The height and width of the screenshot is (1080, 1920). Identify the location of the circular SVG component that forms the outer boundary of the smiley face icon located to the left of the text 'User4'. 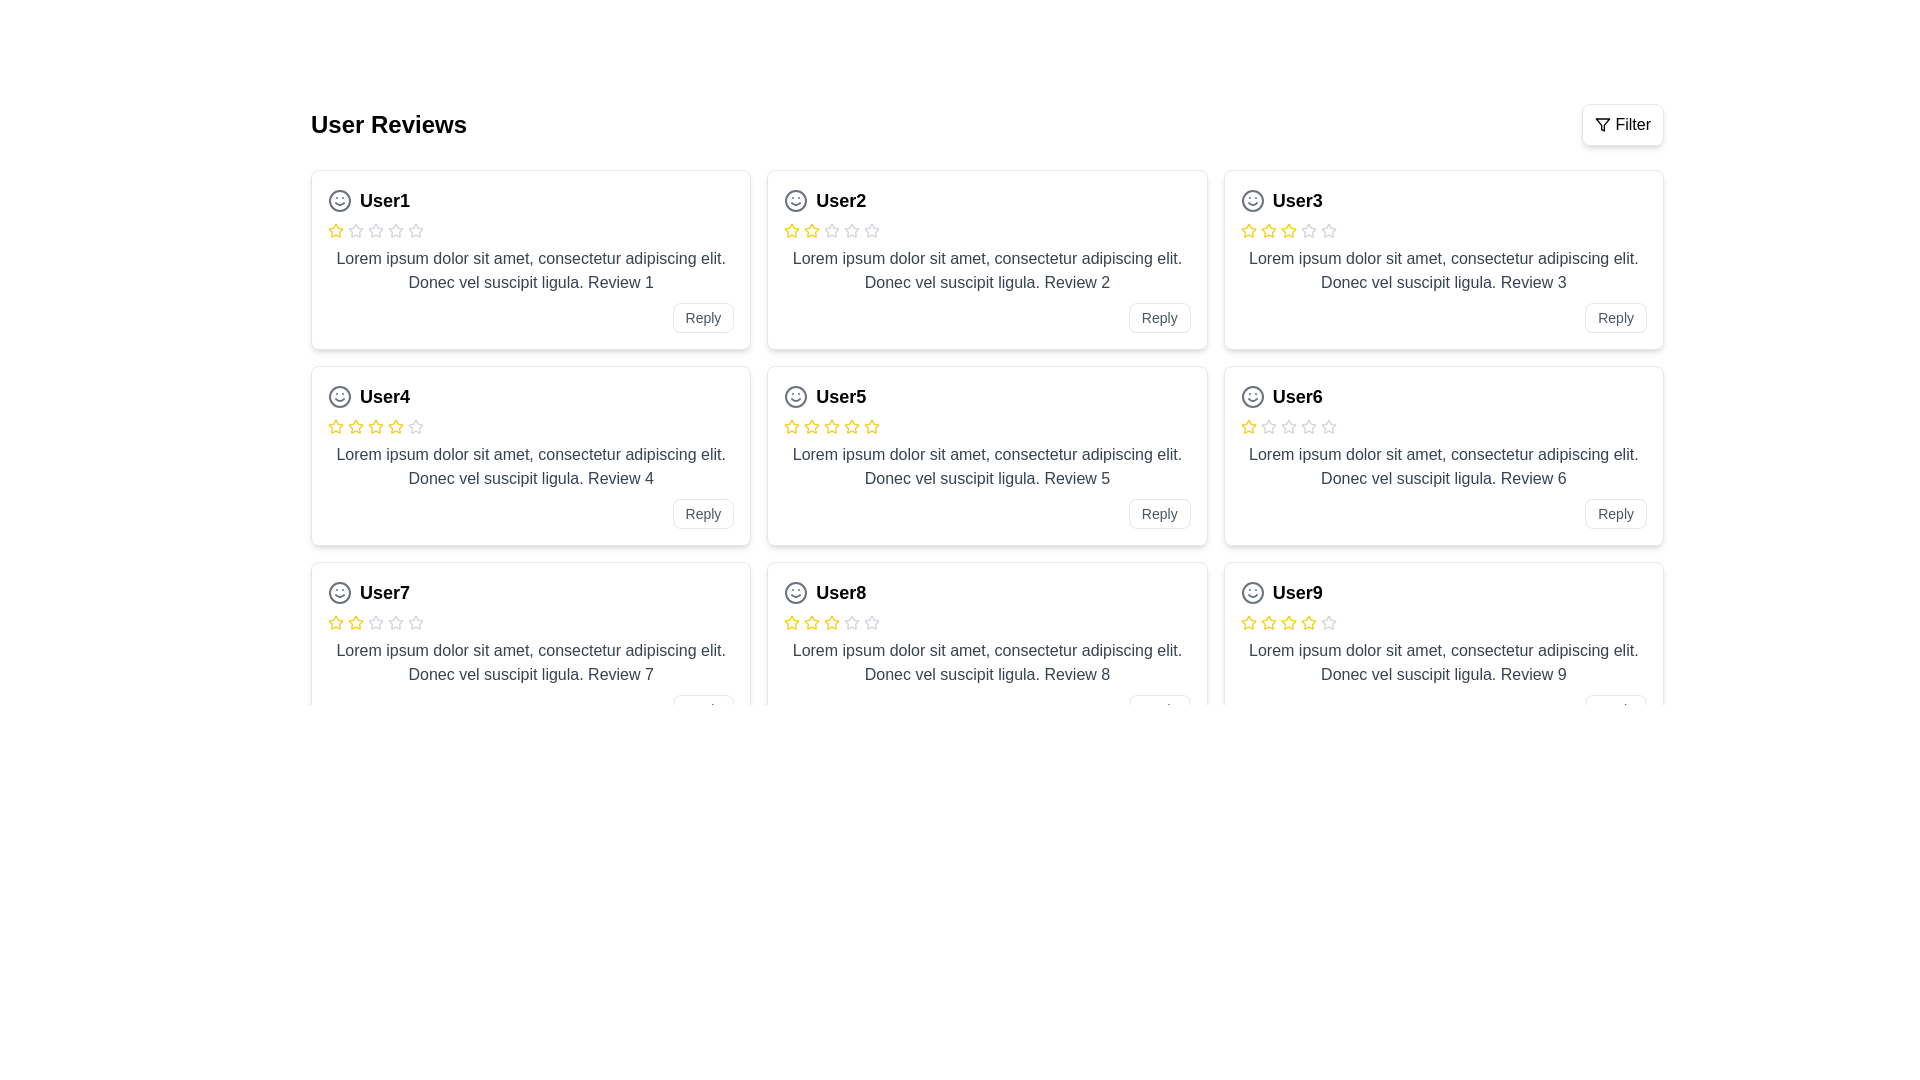
(340, 397).